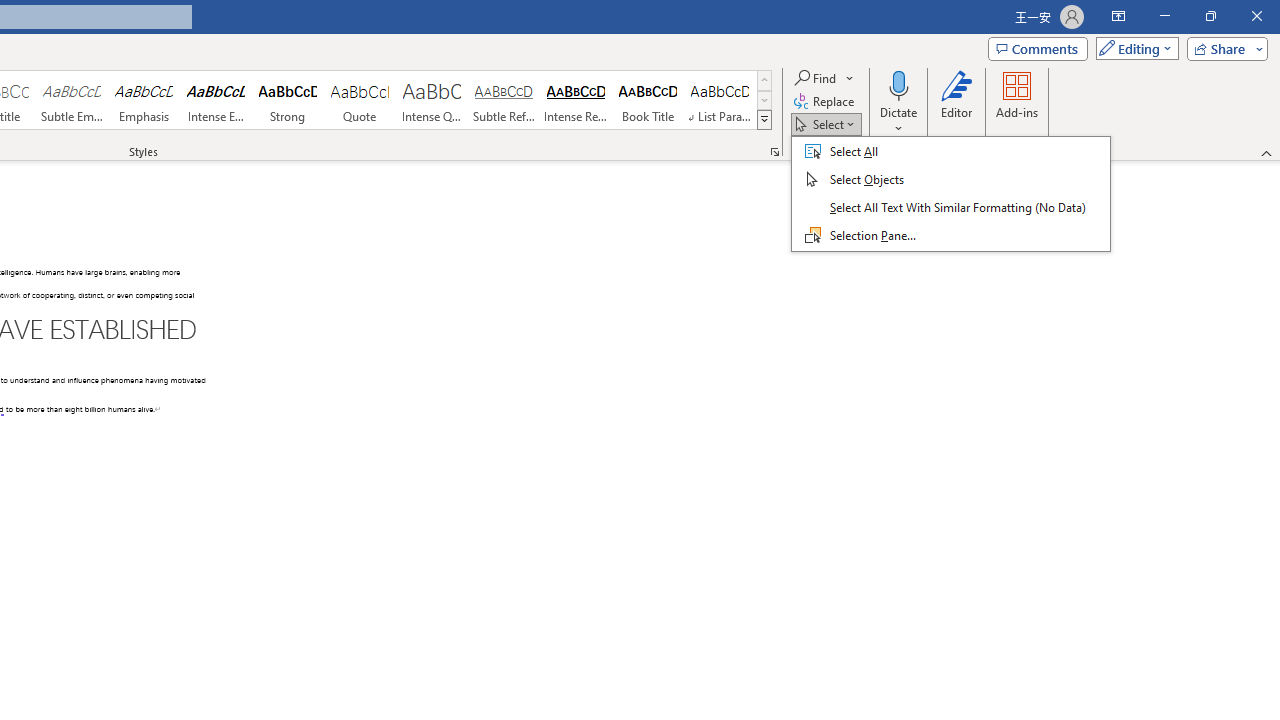  Describe the element at coordinates (71, 100) in the screenshot. I see `'Subtle Emphasis'` at that location.